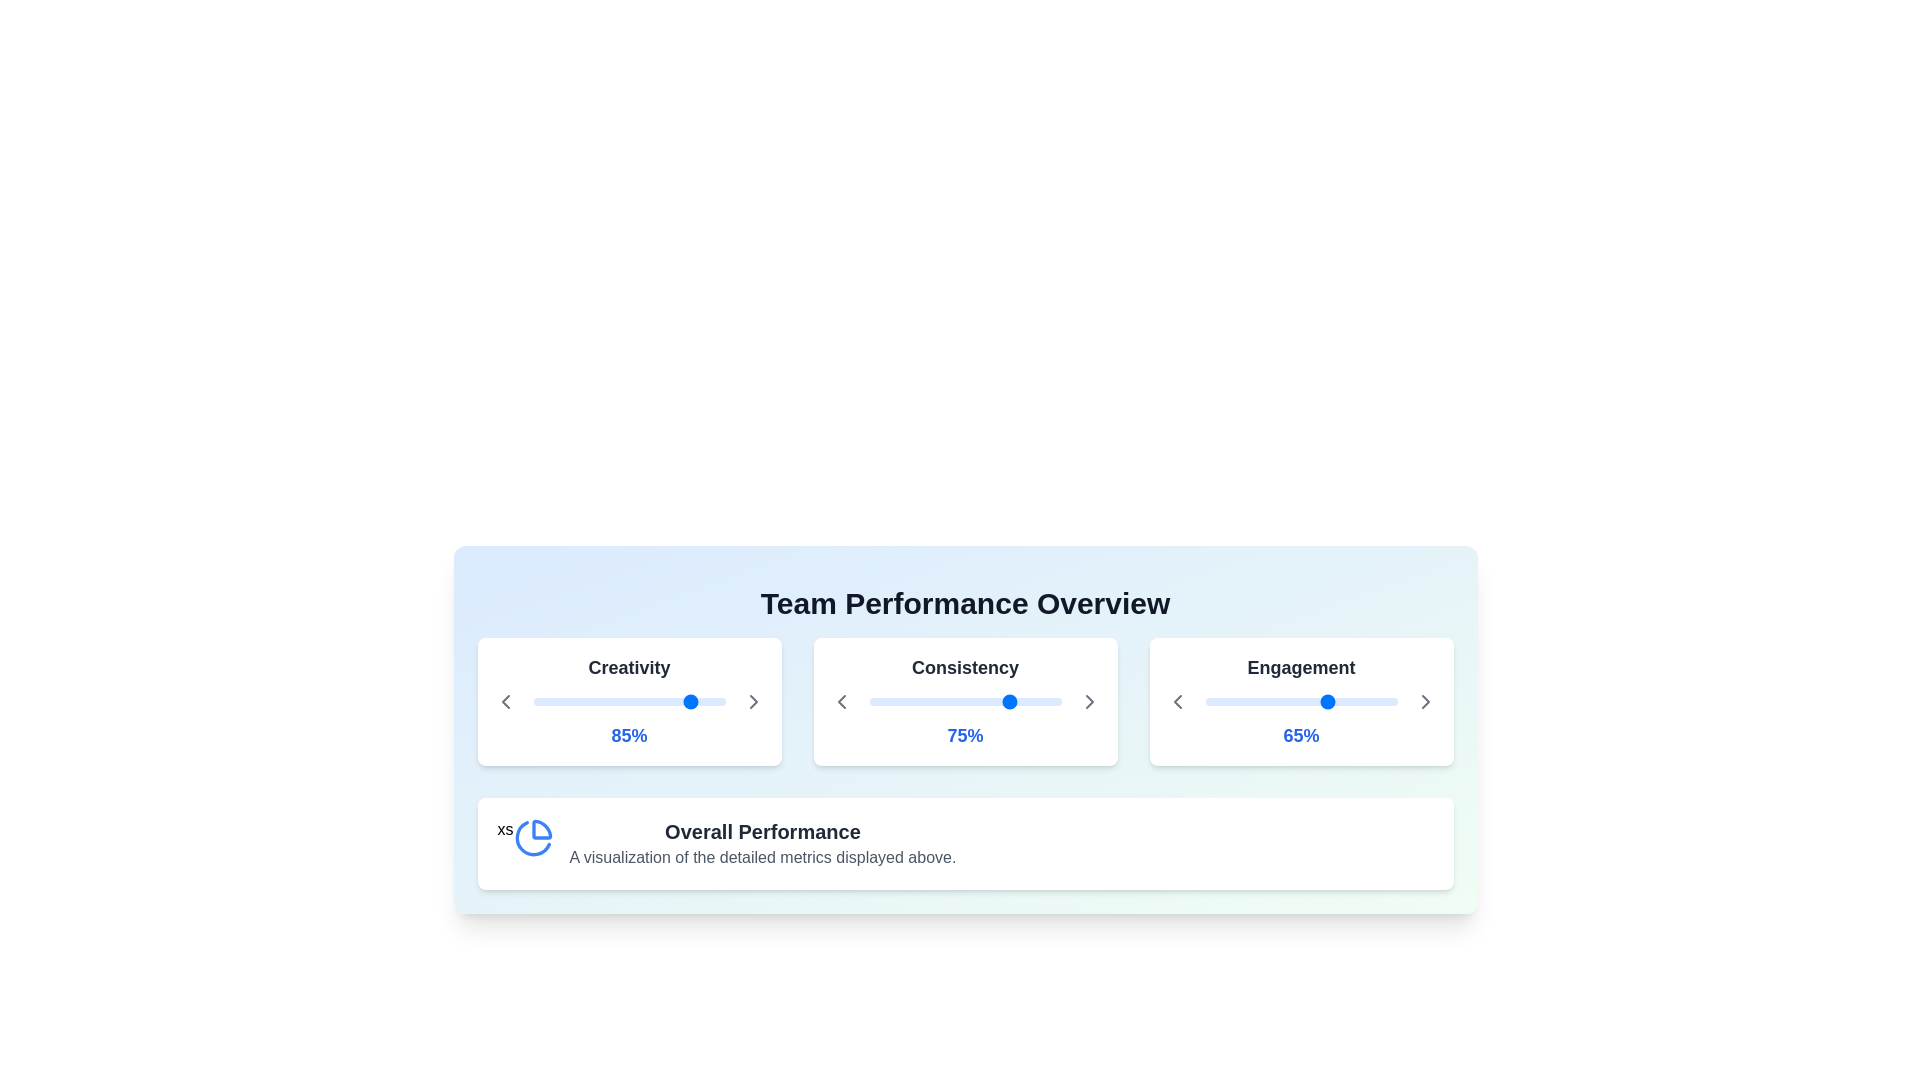  What do you see at coordinates (1424, 701) in the screenshot?
I see `the right-pointing arrow icon button located in the bottom-right corner of the 'Engagement' section` at bounding box center [1424, 701].